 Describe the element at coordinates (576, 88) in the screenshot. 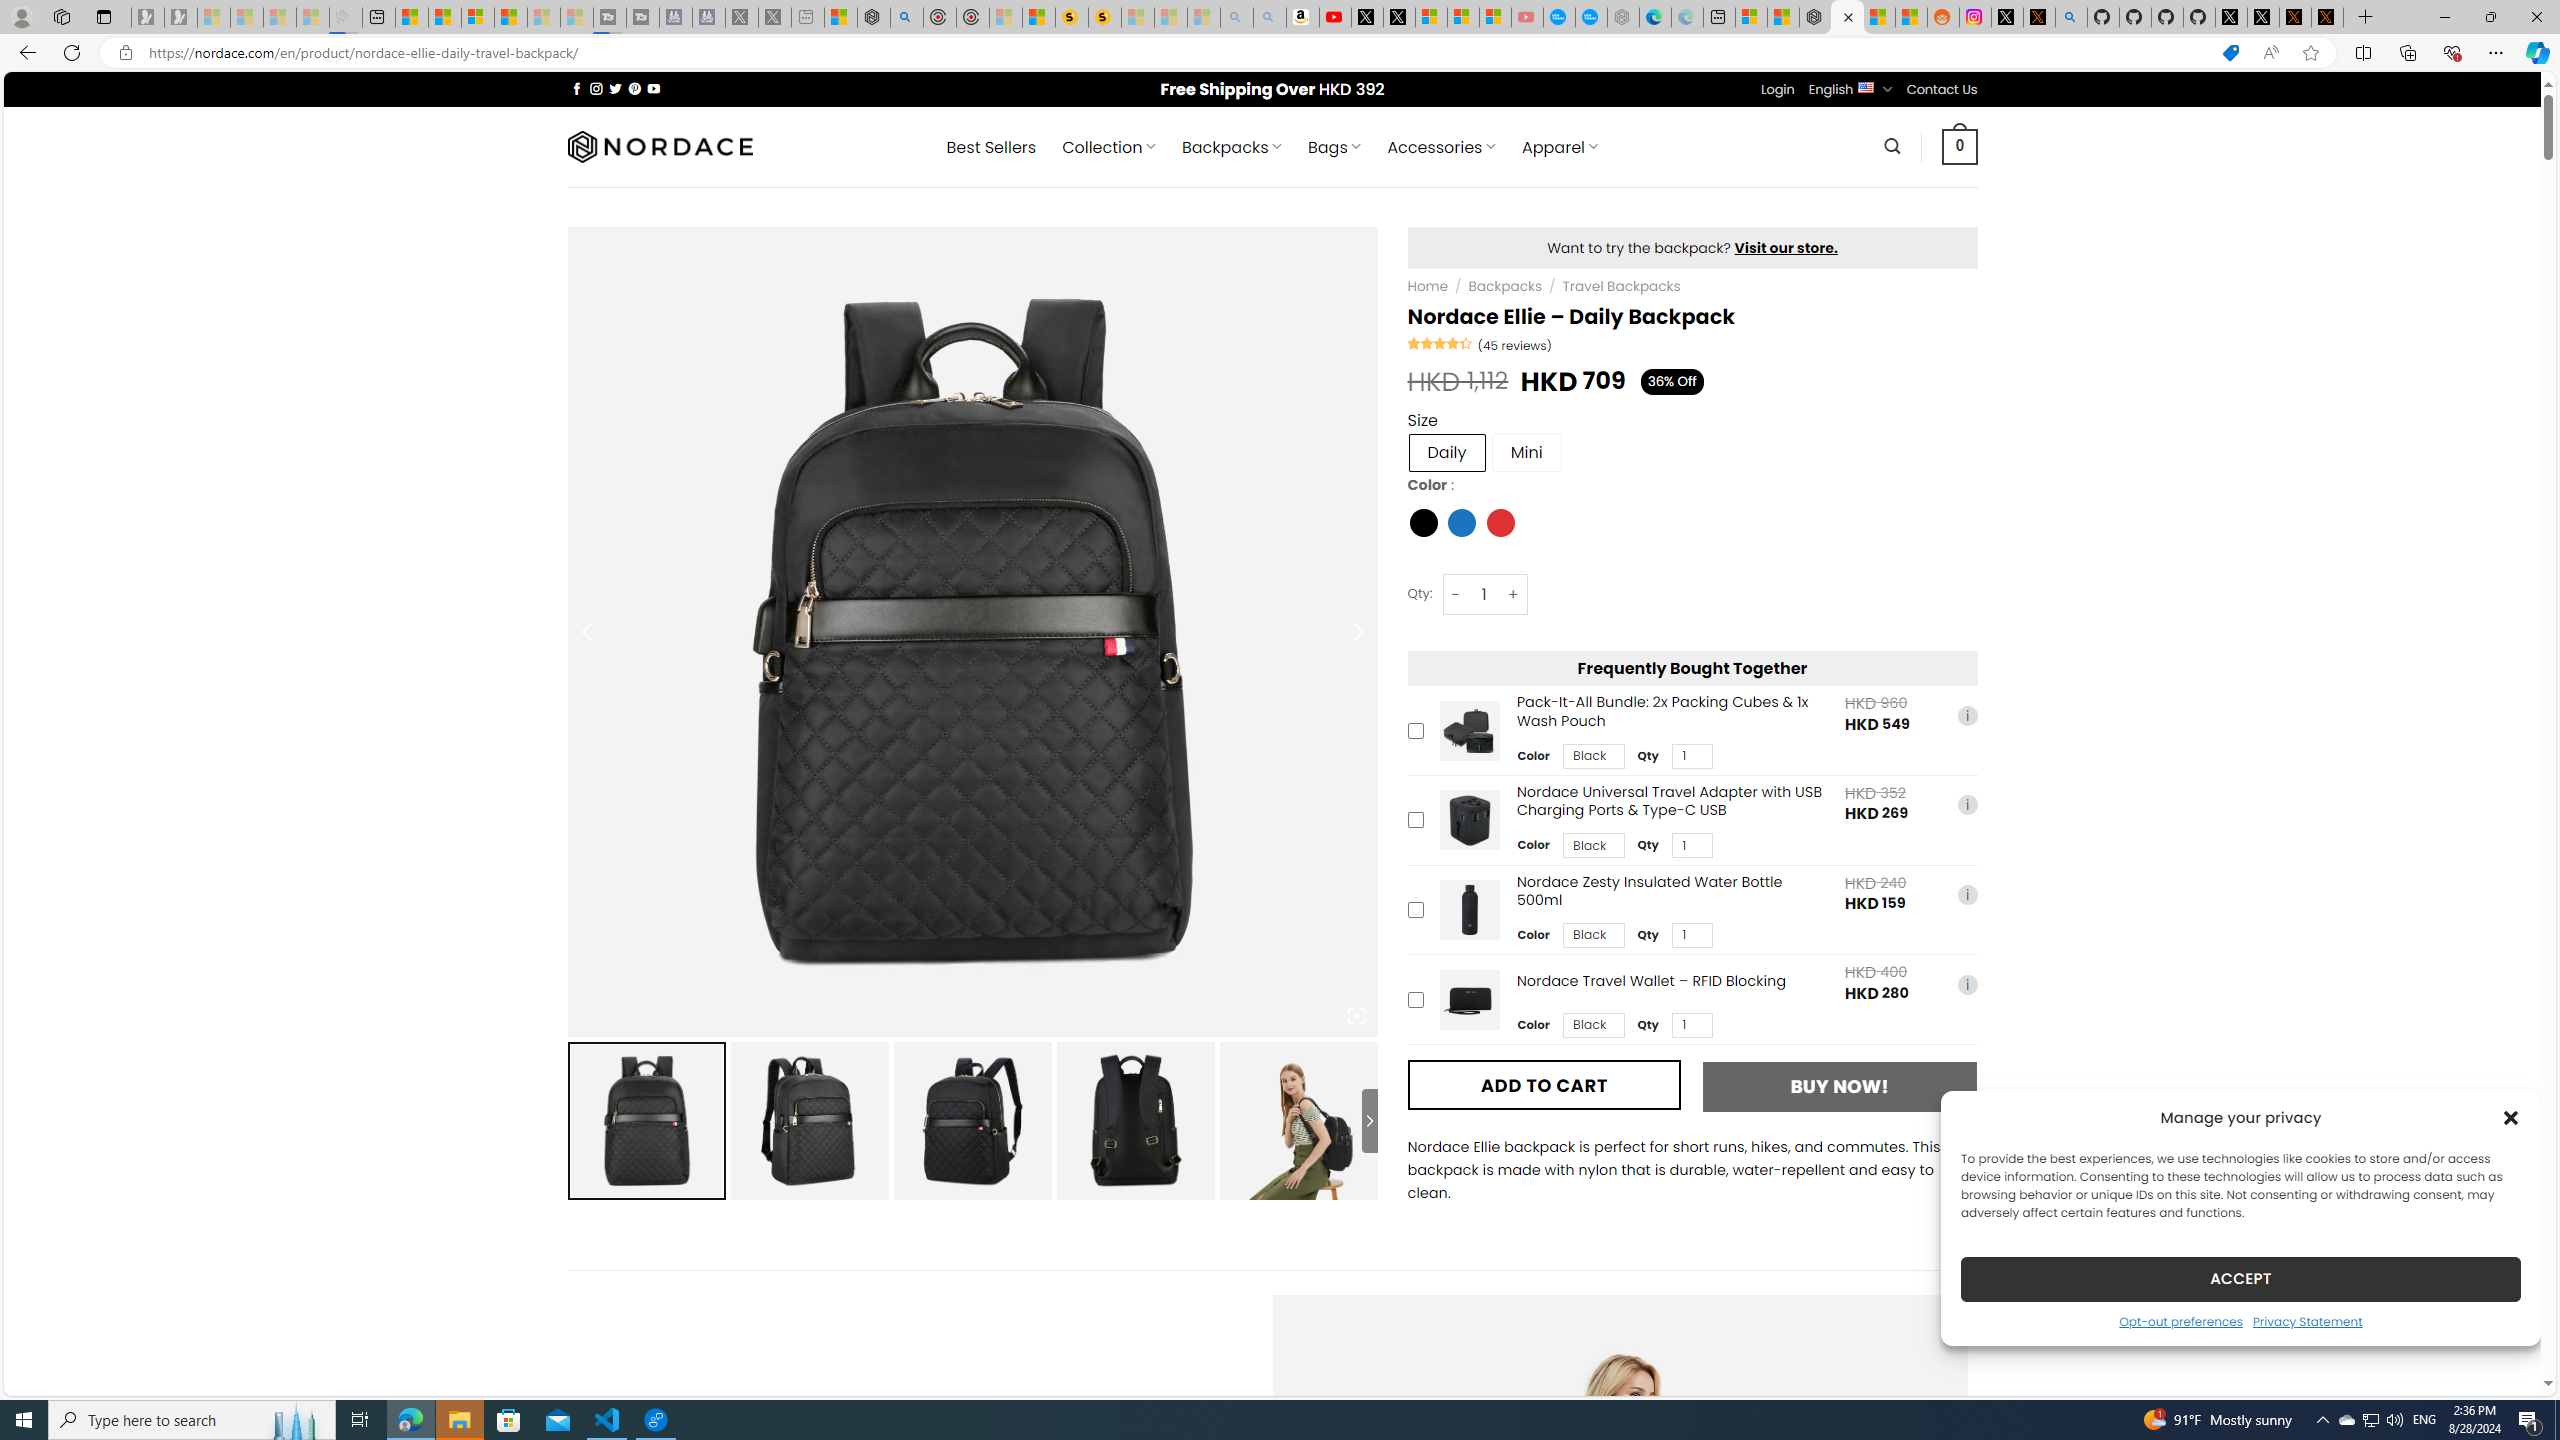

I see `'Follow on Facebook'` at that location.